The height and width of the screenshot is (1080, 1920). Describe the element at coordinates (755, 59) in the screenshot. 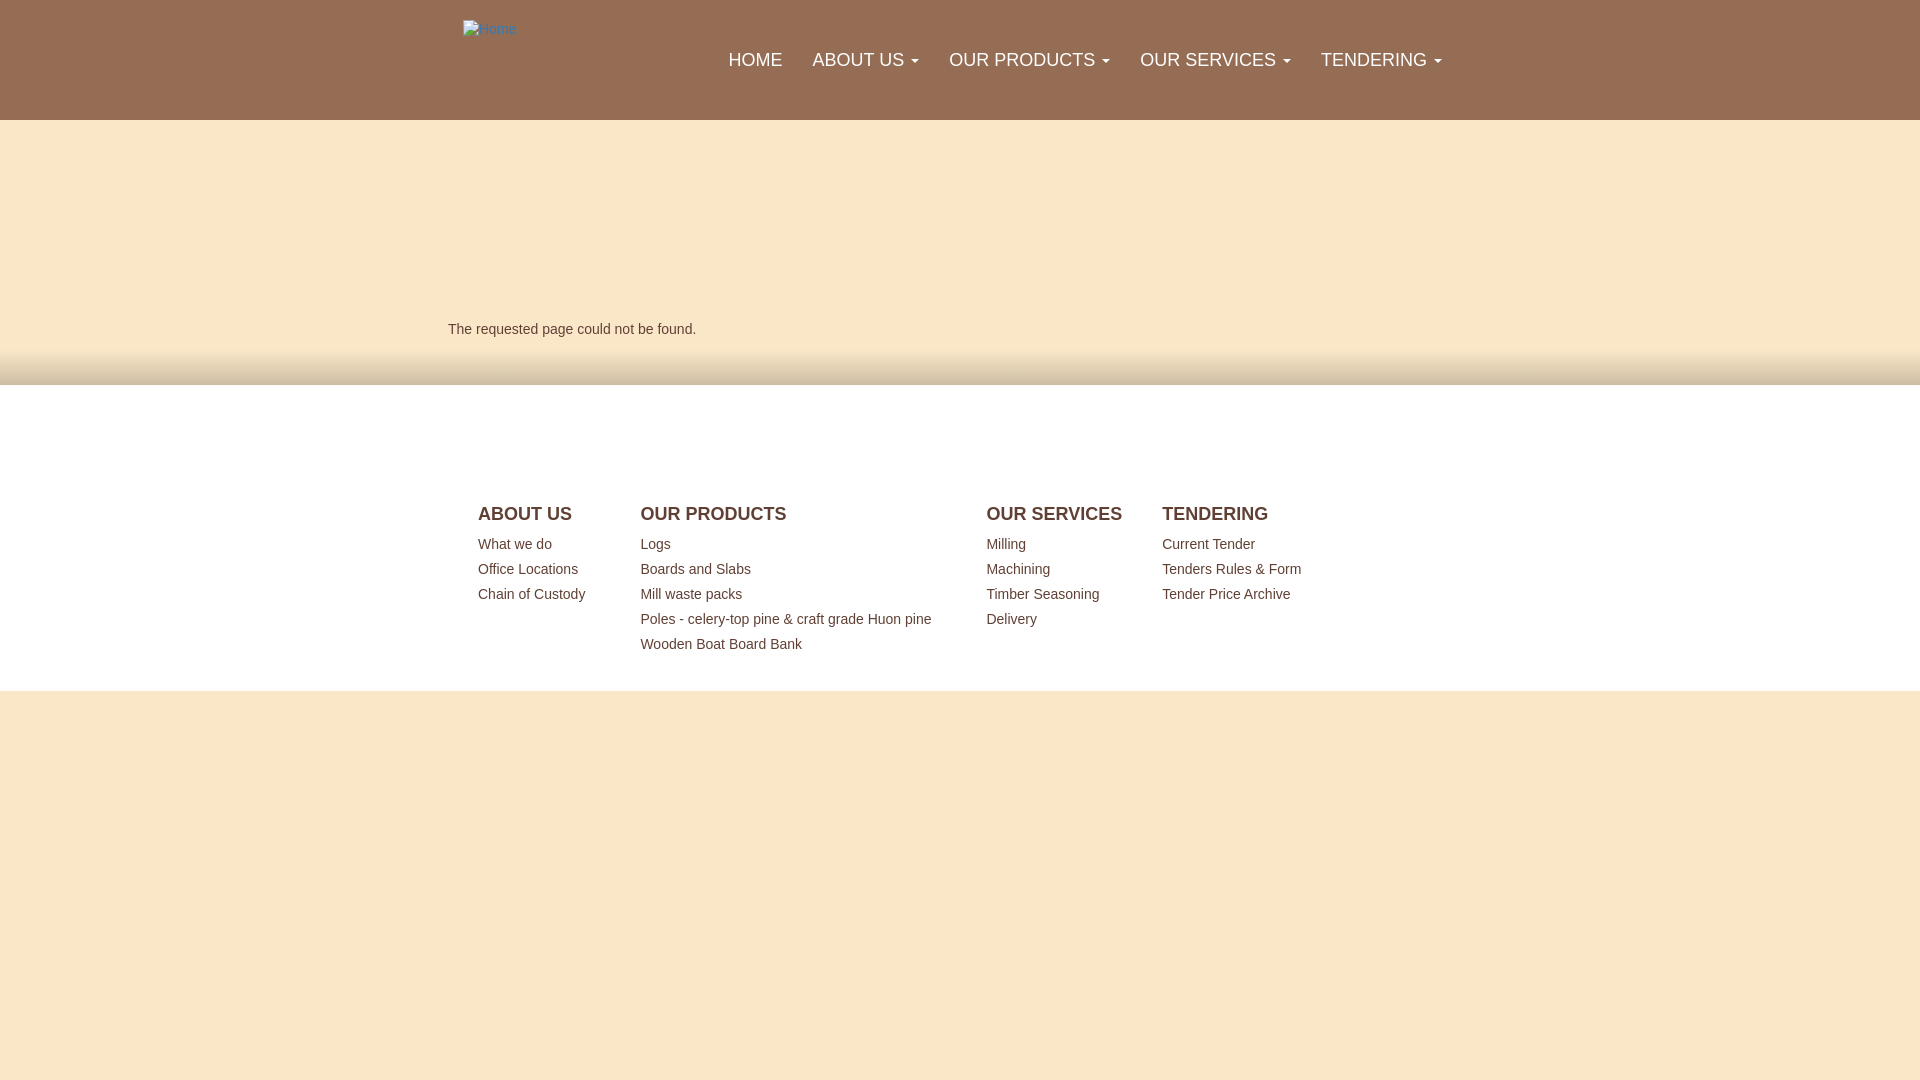

I see `'HOME'` at that location.